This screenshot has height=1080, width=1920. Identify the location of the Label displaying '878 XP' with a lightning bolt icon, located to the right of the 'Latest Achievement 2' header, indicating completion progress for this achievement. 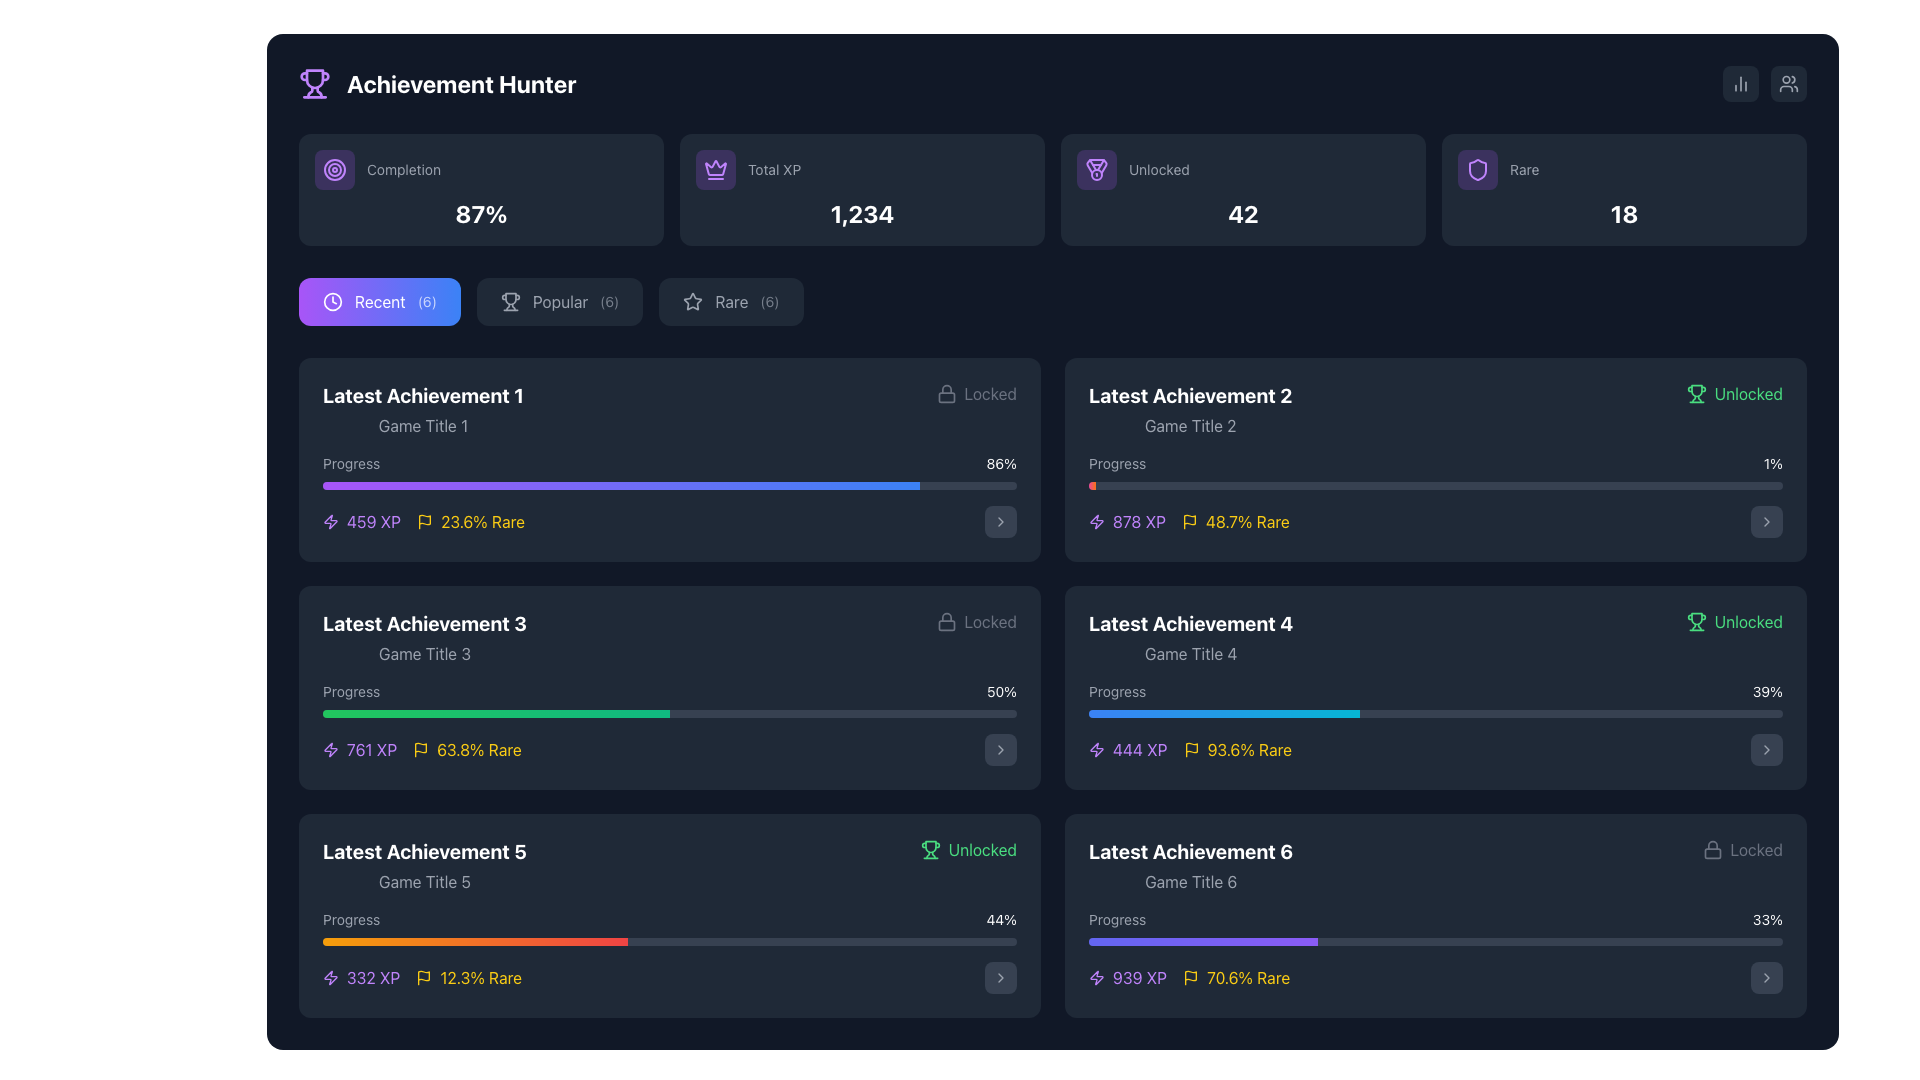
(1127, 520).